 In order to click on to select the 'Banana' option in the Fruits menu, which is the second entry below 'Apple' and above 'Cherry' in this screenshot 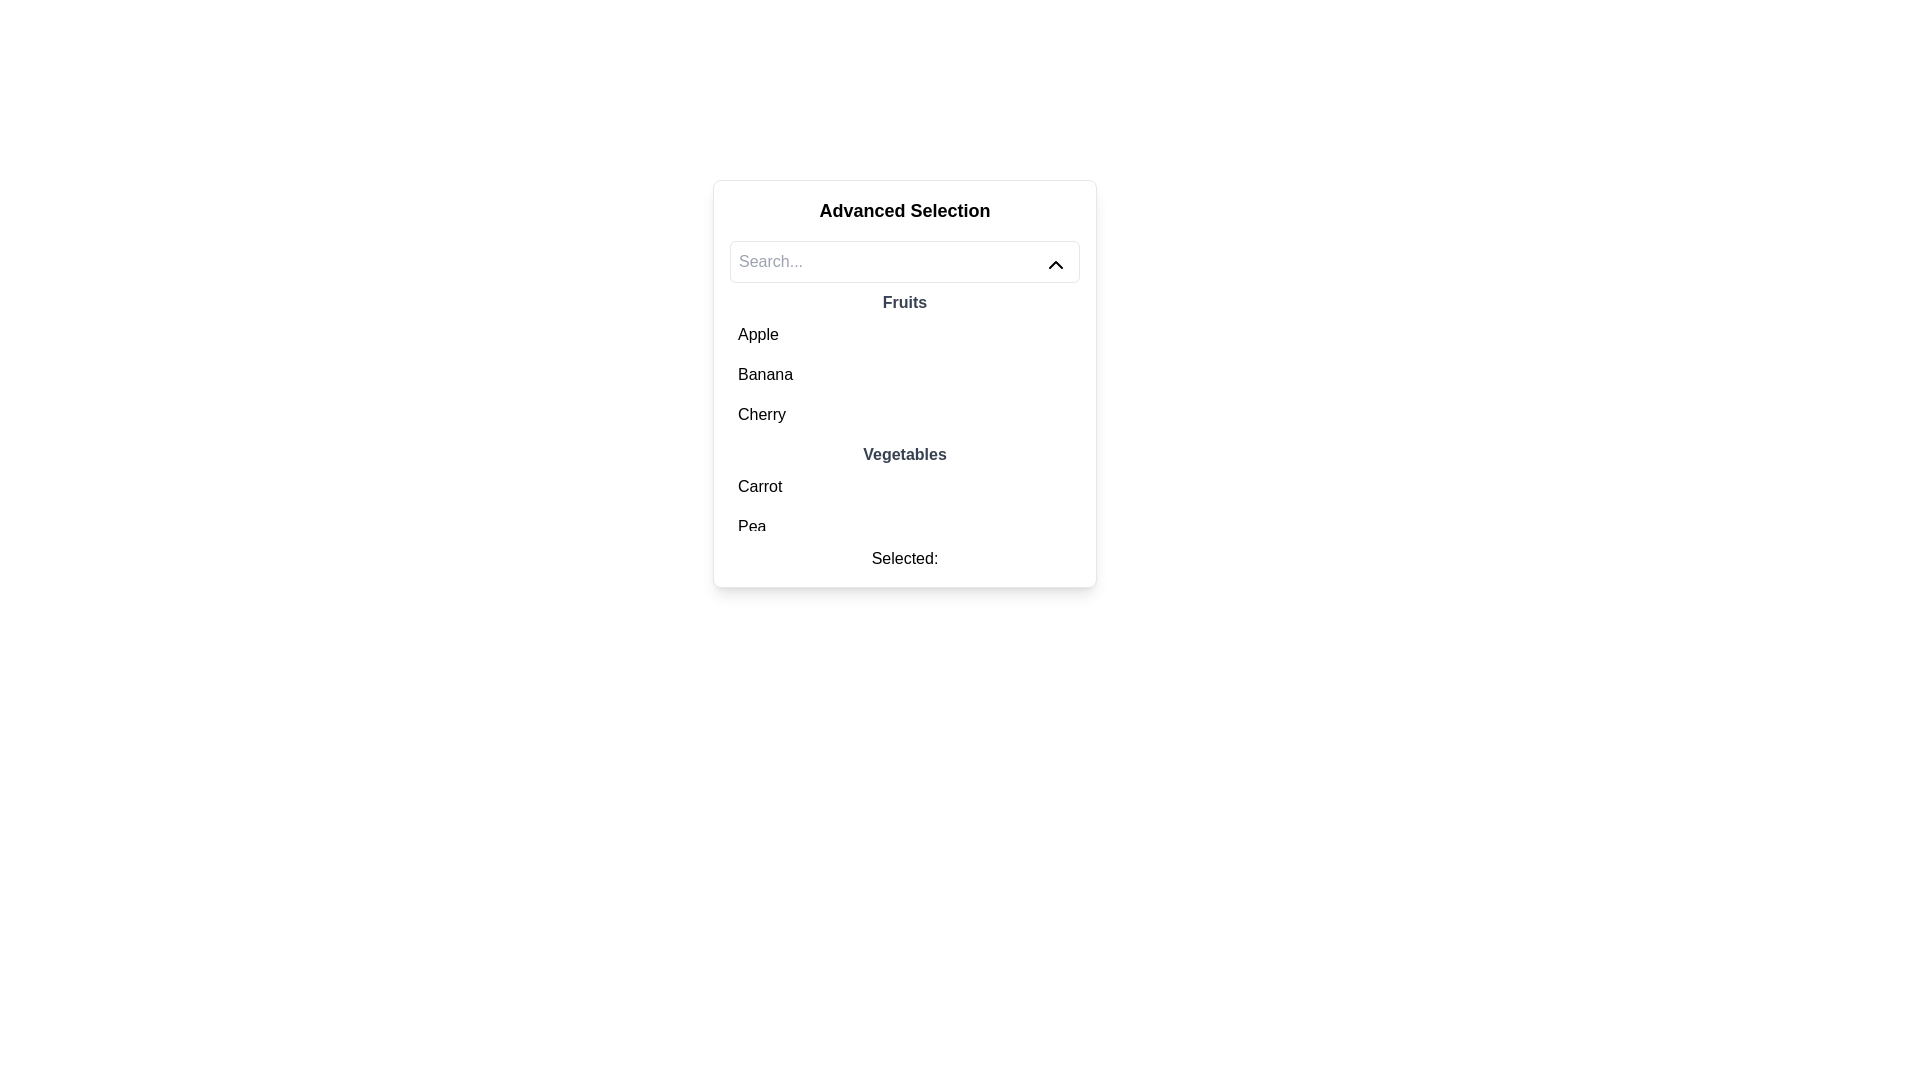, I will do `click(904, 374)`.